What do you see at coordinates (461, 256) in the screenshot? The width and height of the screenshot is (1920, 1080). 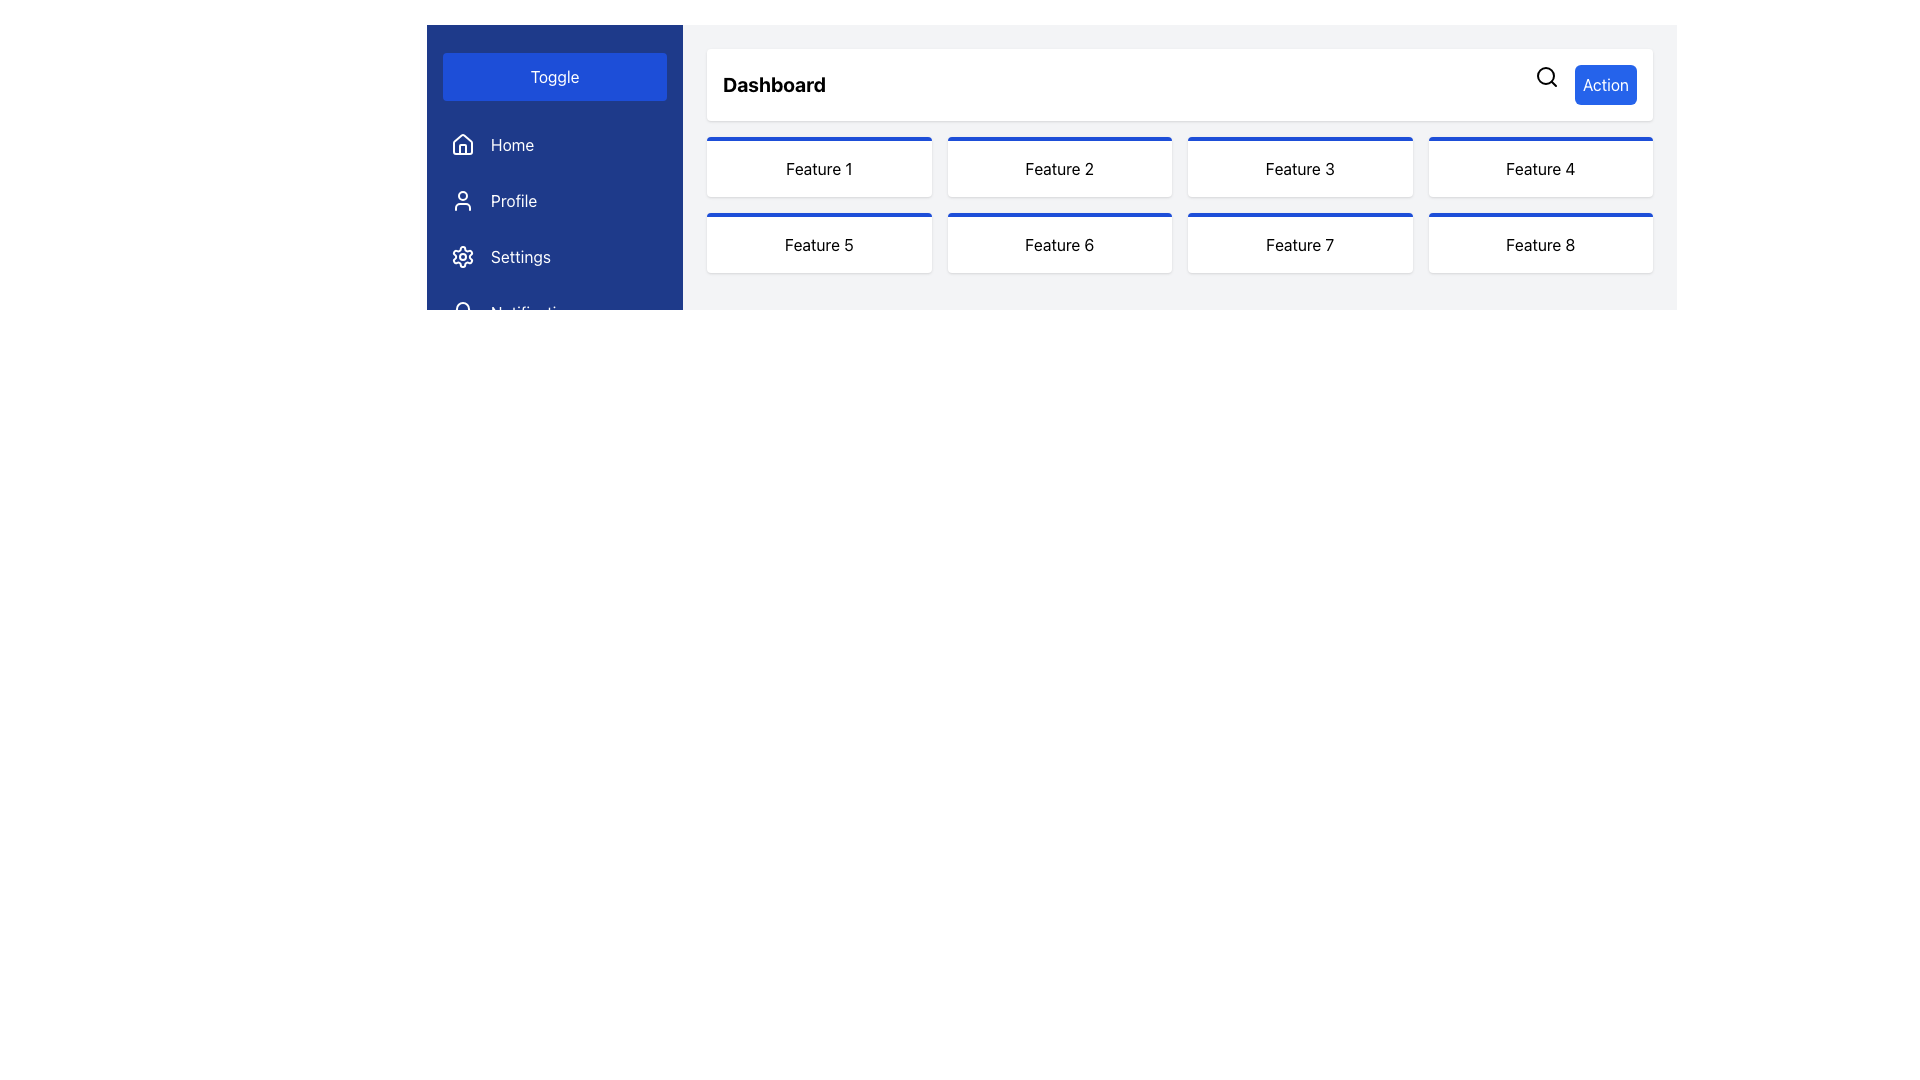 I see `the settings icon located in the navigation sidebar, positioned between the 'Profile' and 'Notifications' options` at bounding box center [461, 256].